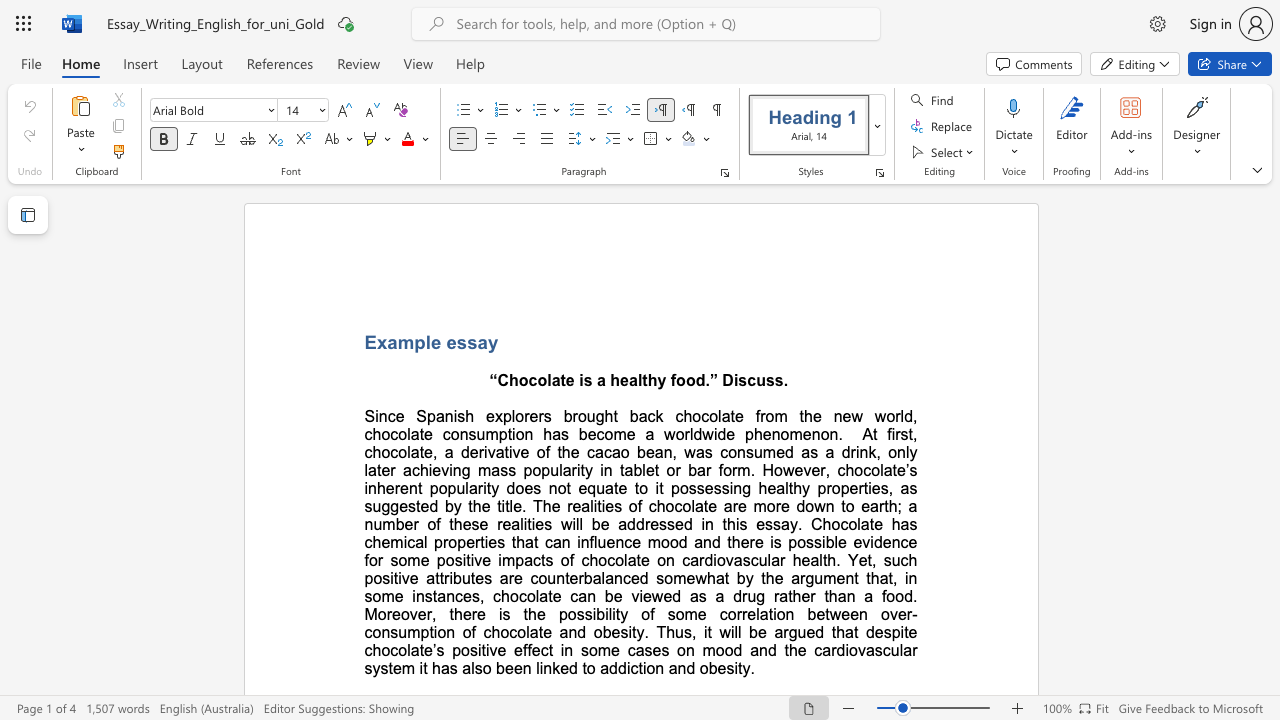 The image size is (1280, 720). I want to click on the subset text "e is a healthy food." within the text "Chocolate is a healthy food.” Discuss.", so click(564, 380).